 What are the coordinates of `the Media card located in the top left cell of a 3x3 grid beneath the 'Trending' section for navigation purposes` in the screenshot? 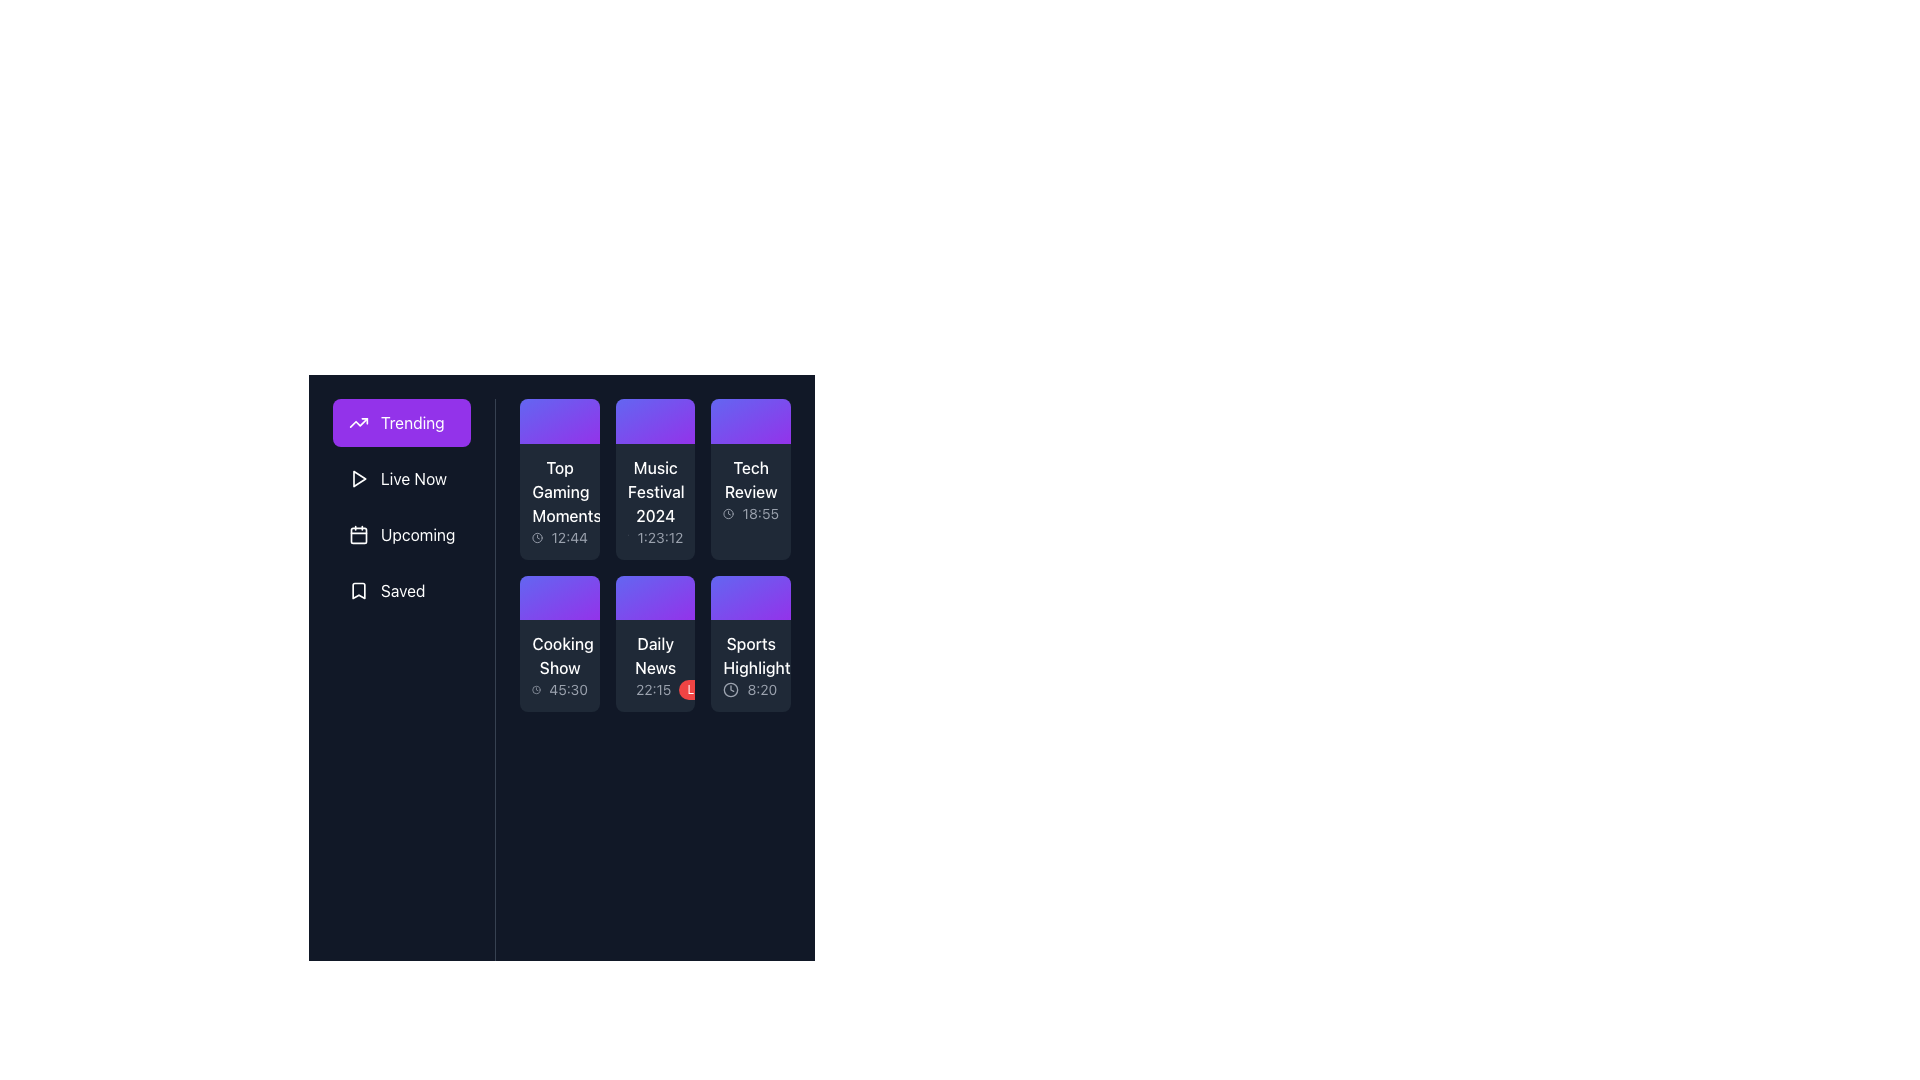 It's located at (560, 479).